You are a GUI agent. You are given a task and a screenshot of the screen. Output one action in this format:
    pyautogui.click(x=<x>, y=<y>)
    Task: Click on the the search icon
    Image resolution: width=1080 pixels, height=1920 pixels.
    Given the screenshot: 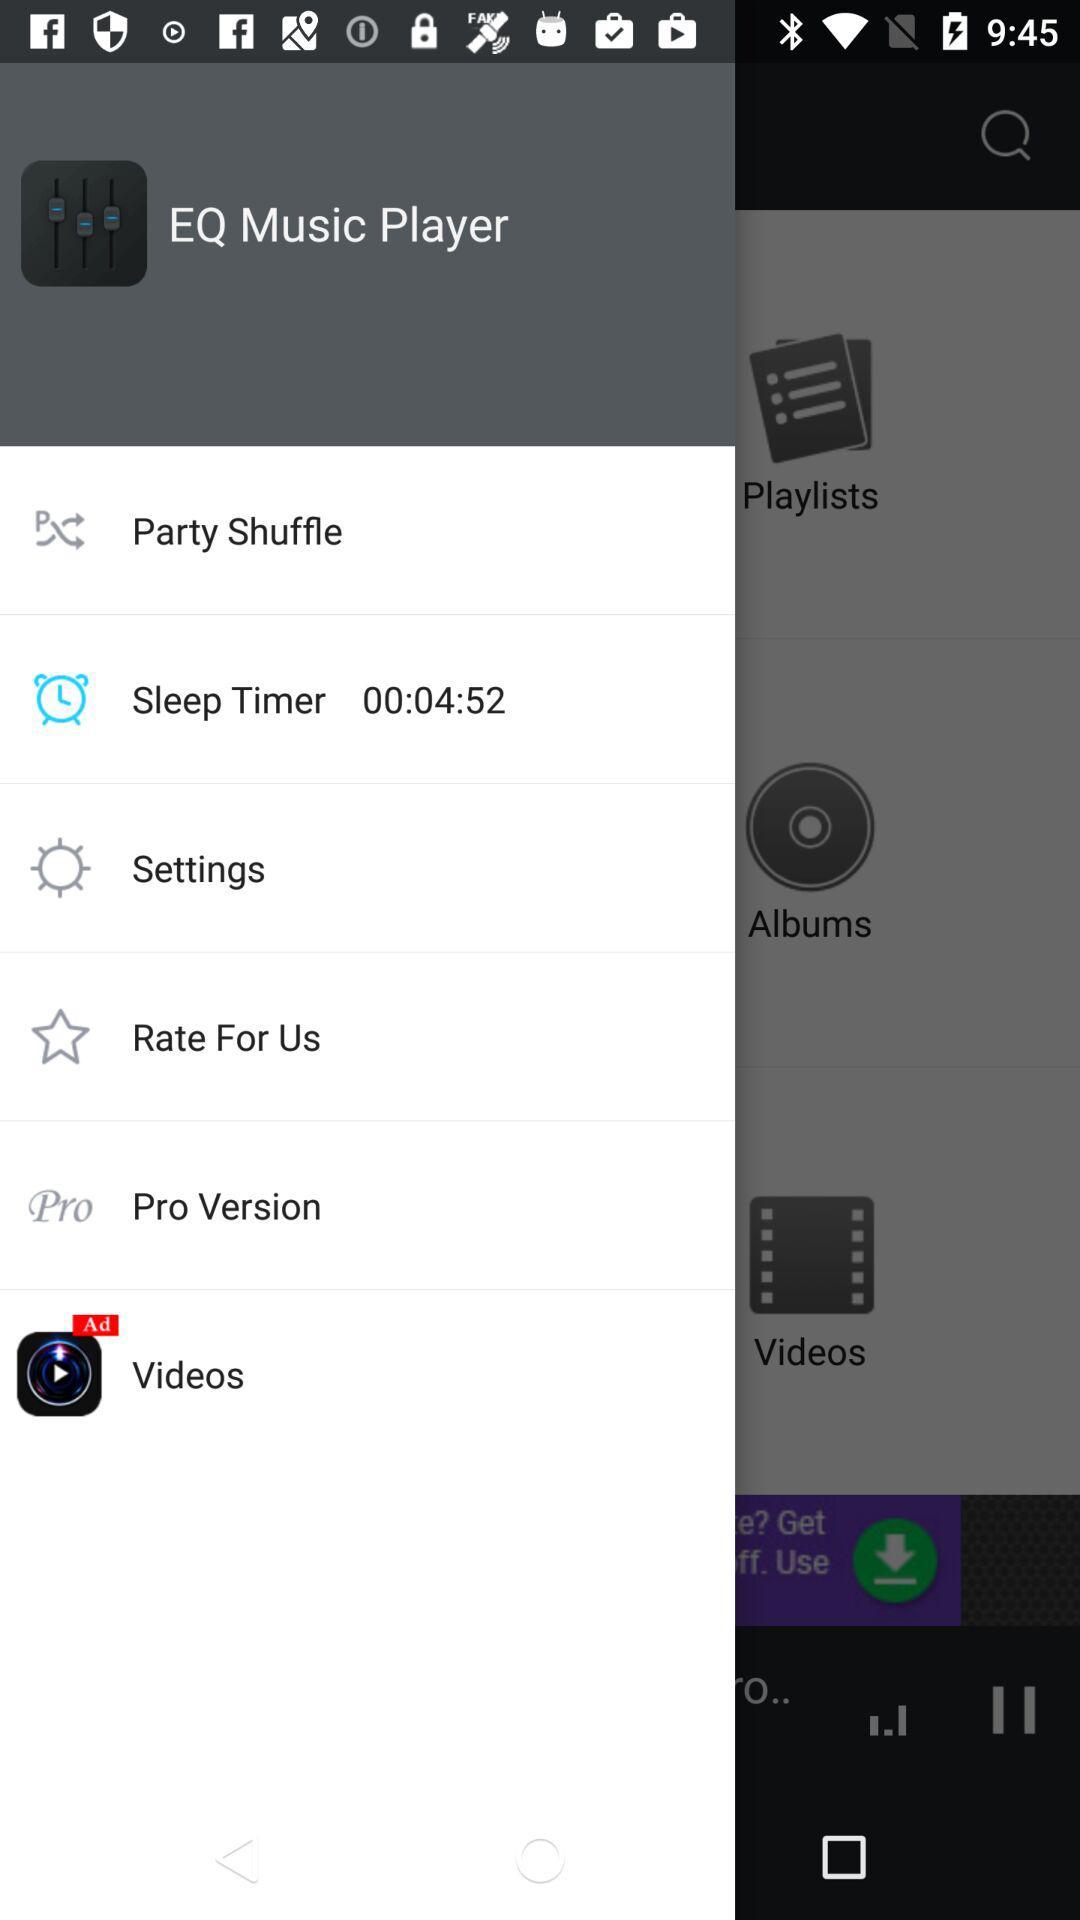 What is the action you would take?
    pyautogui.click(x=1006, y=135)
    